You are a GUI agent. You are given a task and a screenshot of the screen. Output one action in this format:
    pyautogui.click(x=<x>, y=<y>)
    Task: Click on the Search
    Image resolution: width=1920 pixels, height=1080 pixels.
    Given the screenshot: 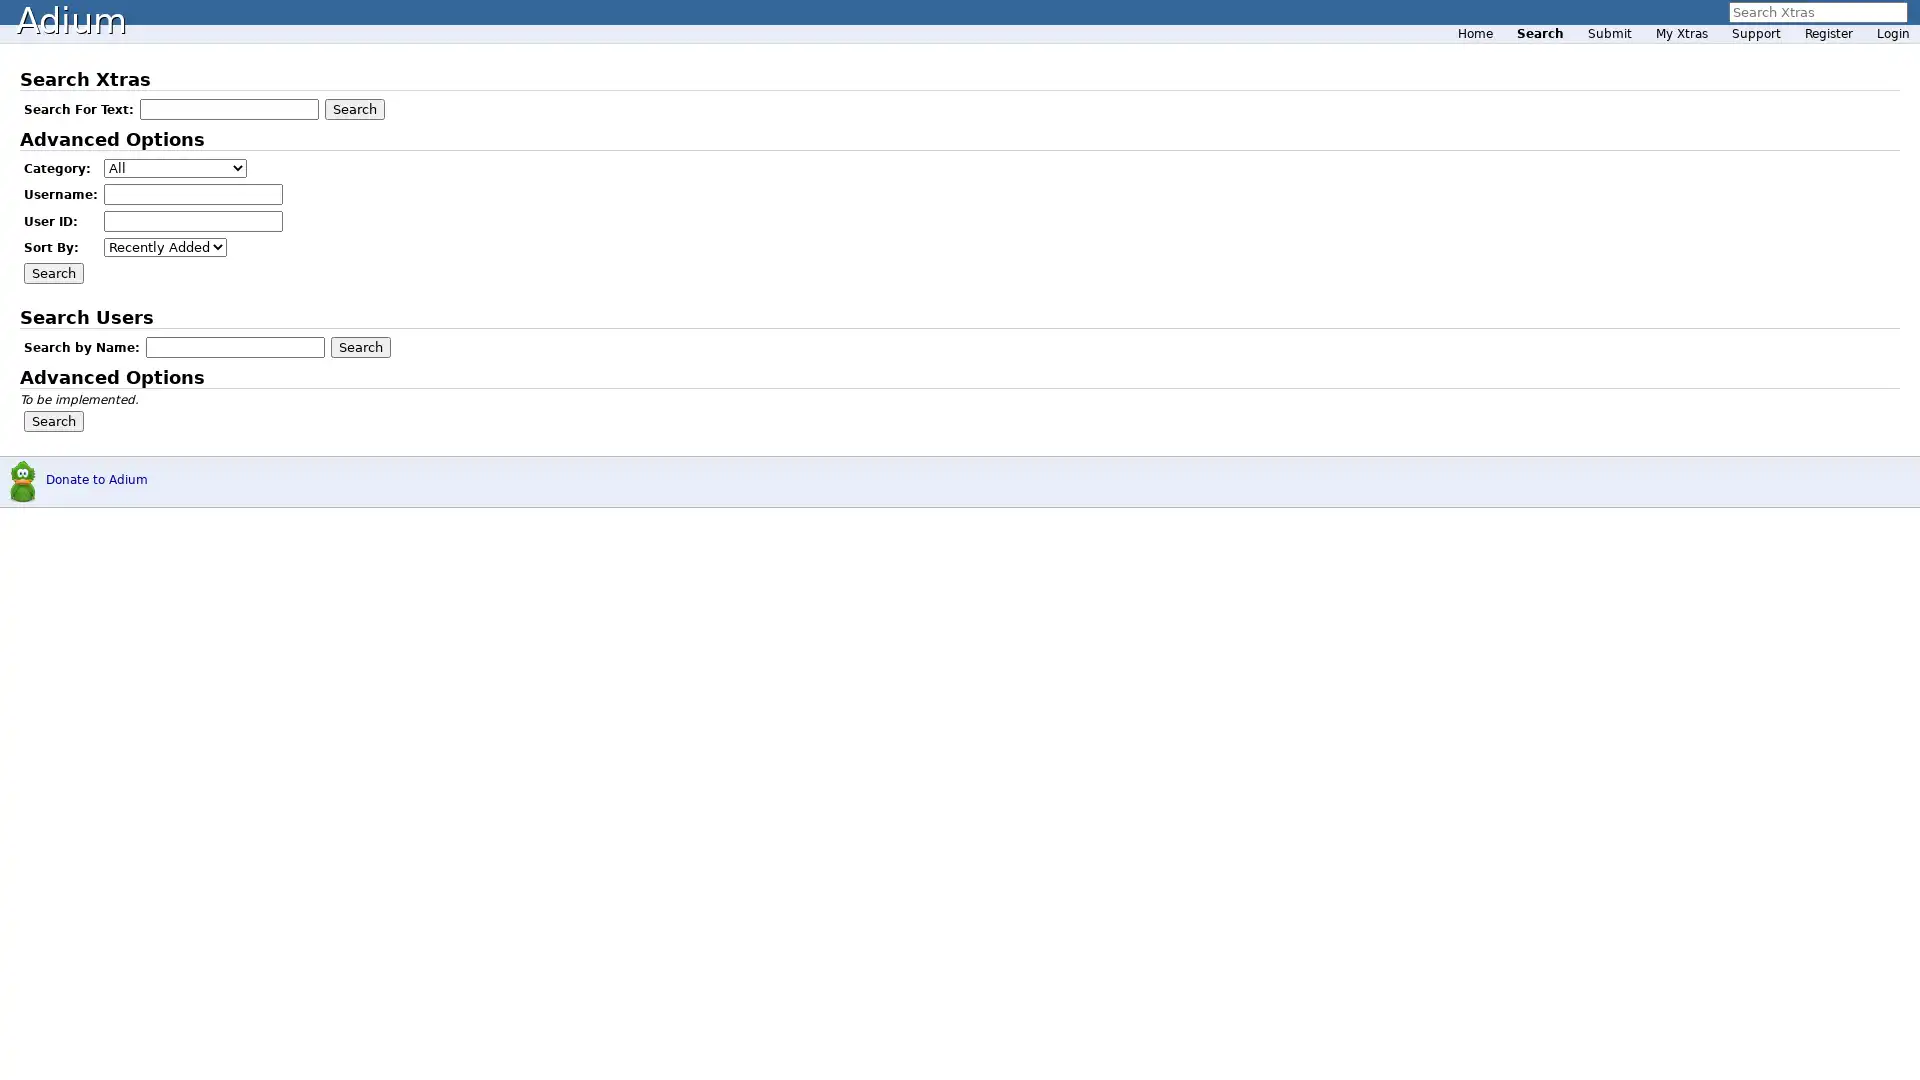 What is the action you would take?
    pyautogui.click(x=53, y=273)
    